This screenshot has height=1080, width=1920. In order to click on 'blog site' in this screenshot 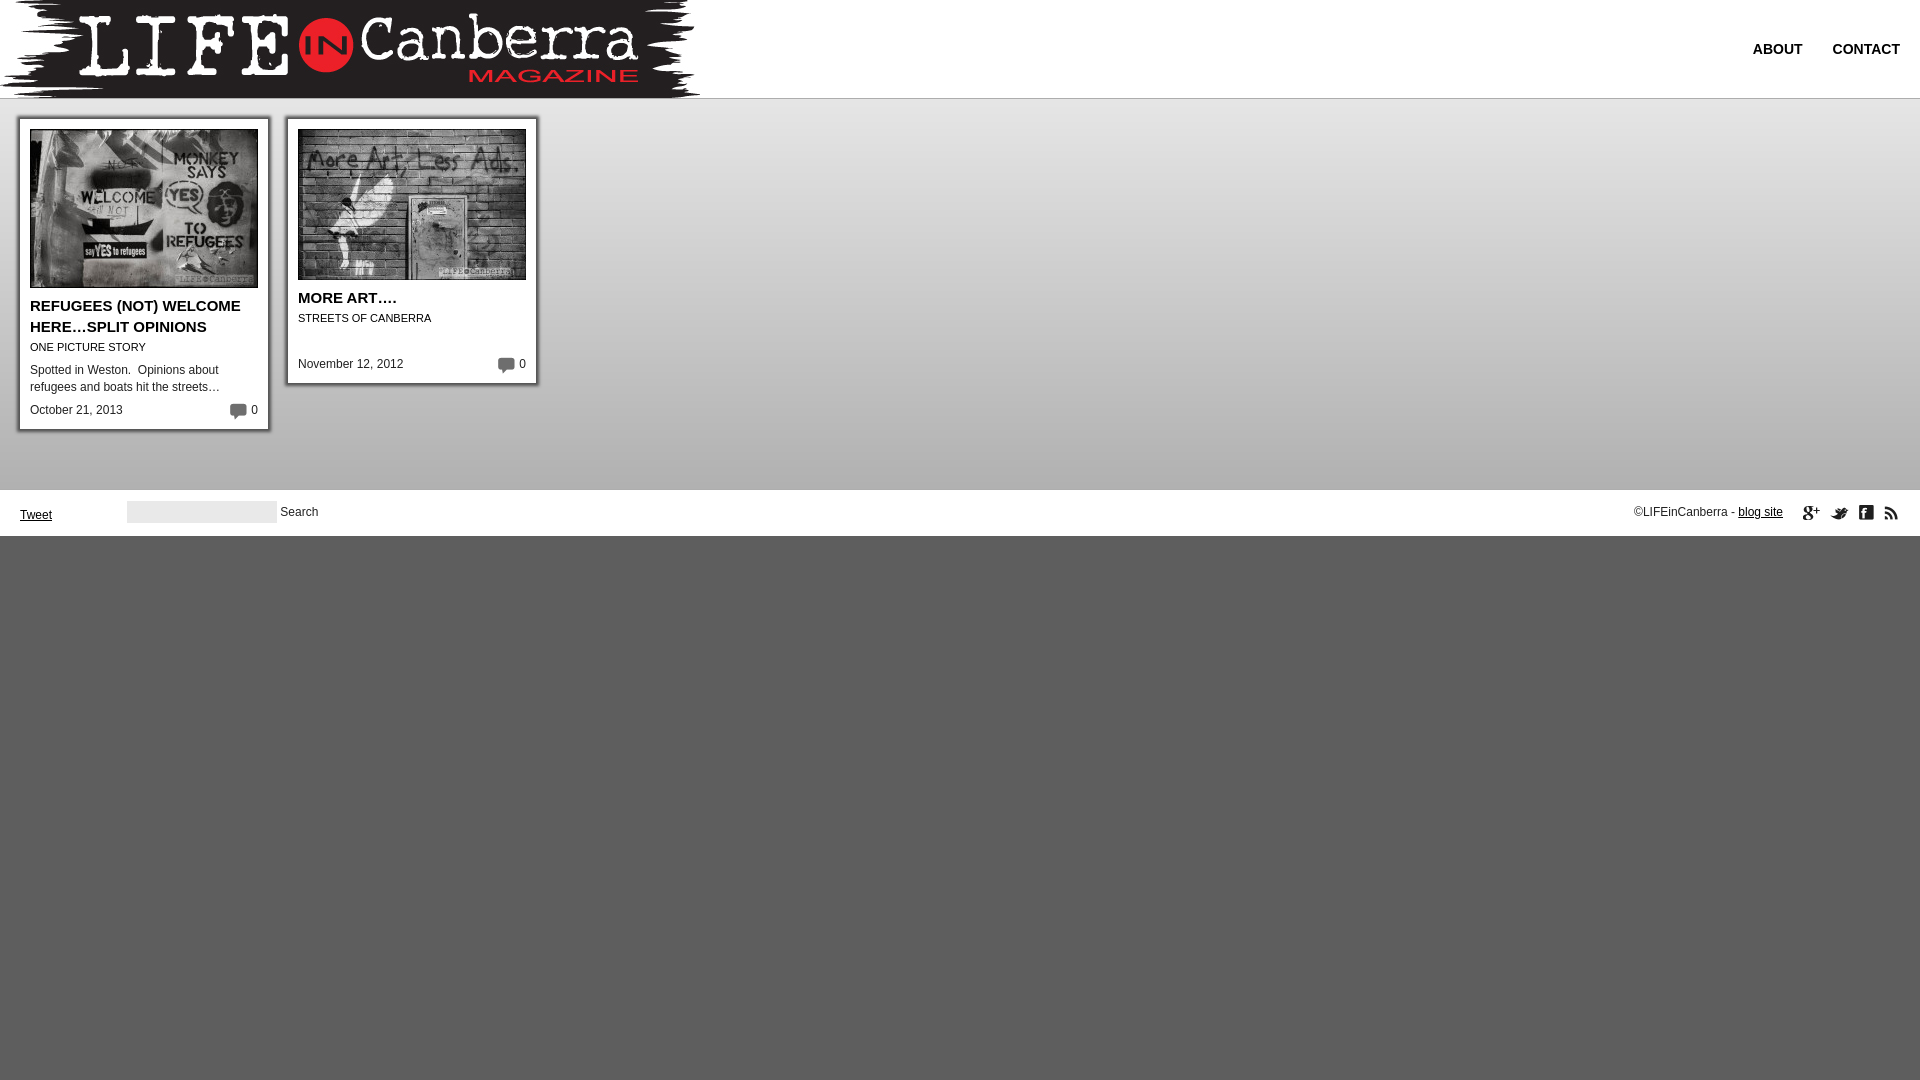, I will do `click(1760, 511)`.